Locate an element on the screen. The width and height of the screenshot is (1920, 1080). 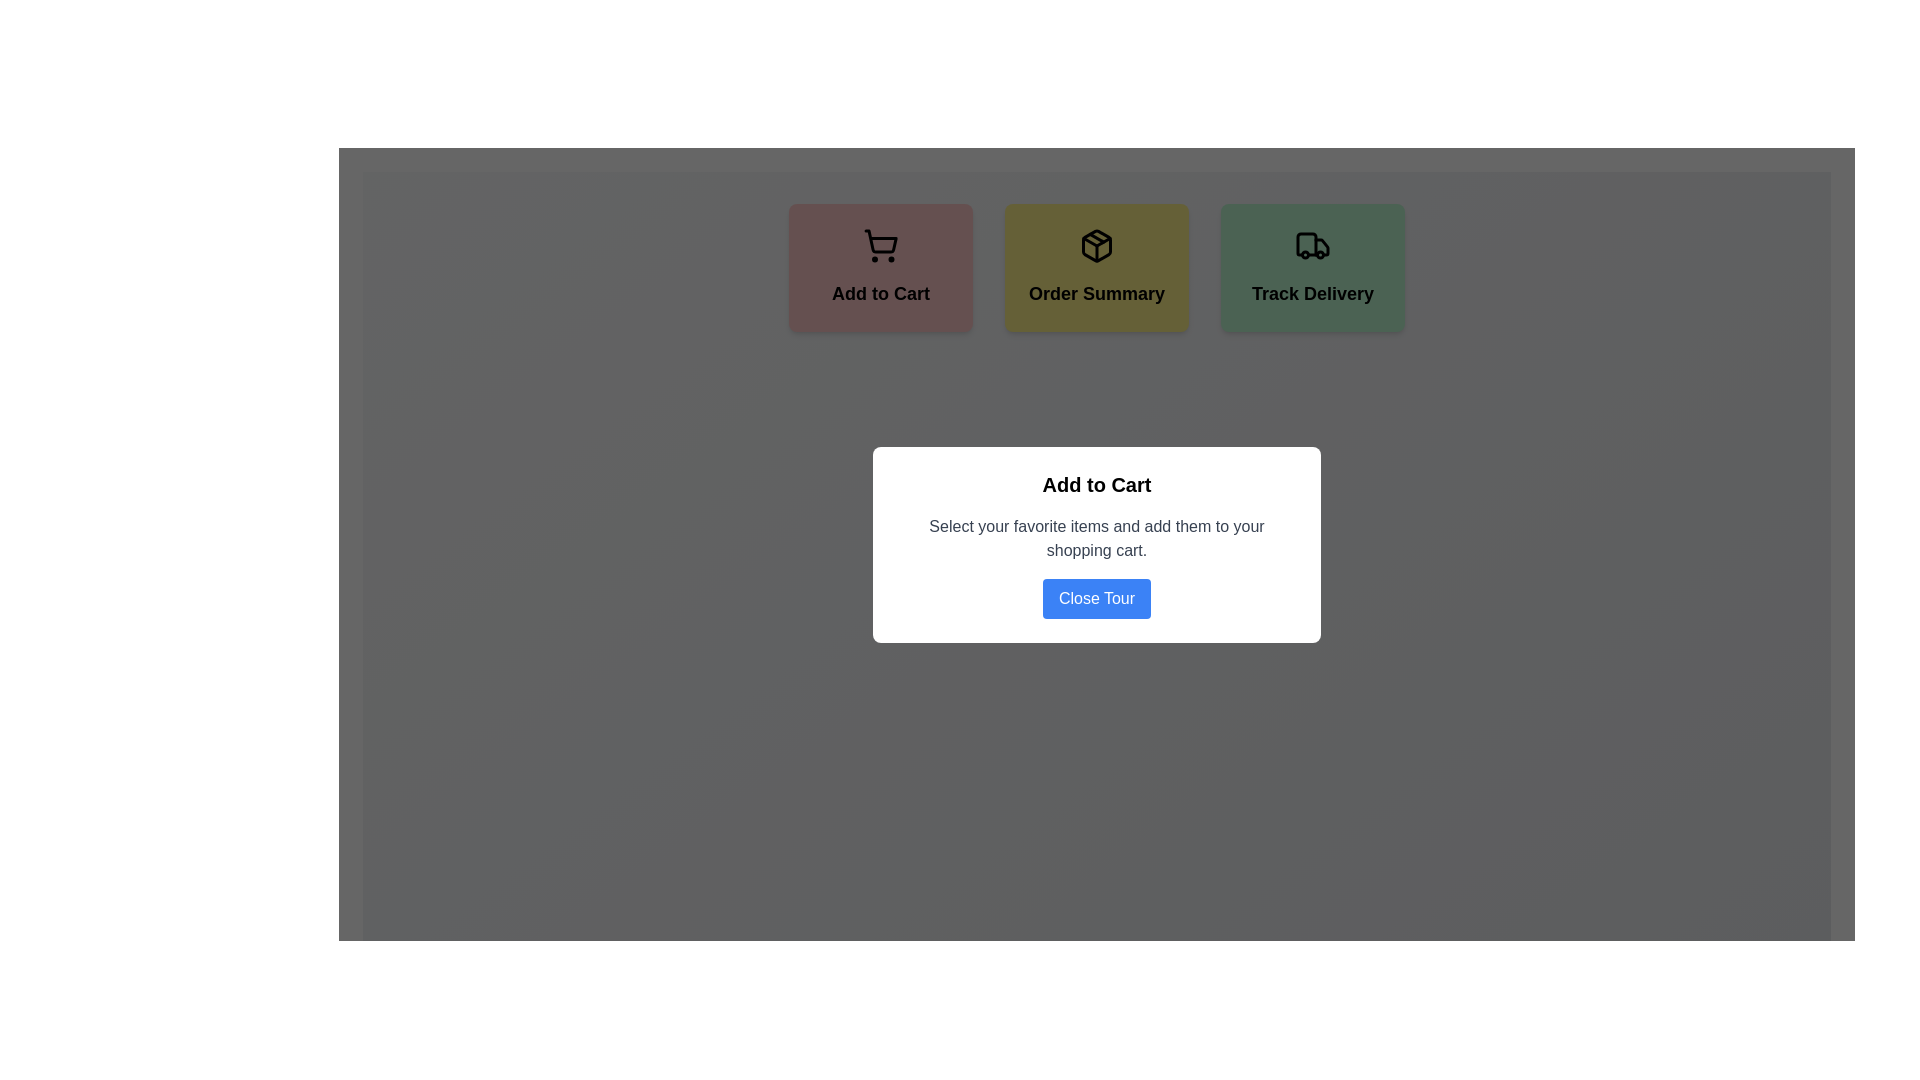
the yellow 'Order Summary' button, which has a black package icon and bold text is located at coordinates (1096, 266).